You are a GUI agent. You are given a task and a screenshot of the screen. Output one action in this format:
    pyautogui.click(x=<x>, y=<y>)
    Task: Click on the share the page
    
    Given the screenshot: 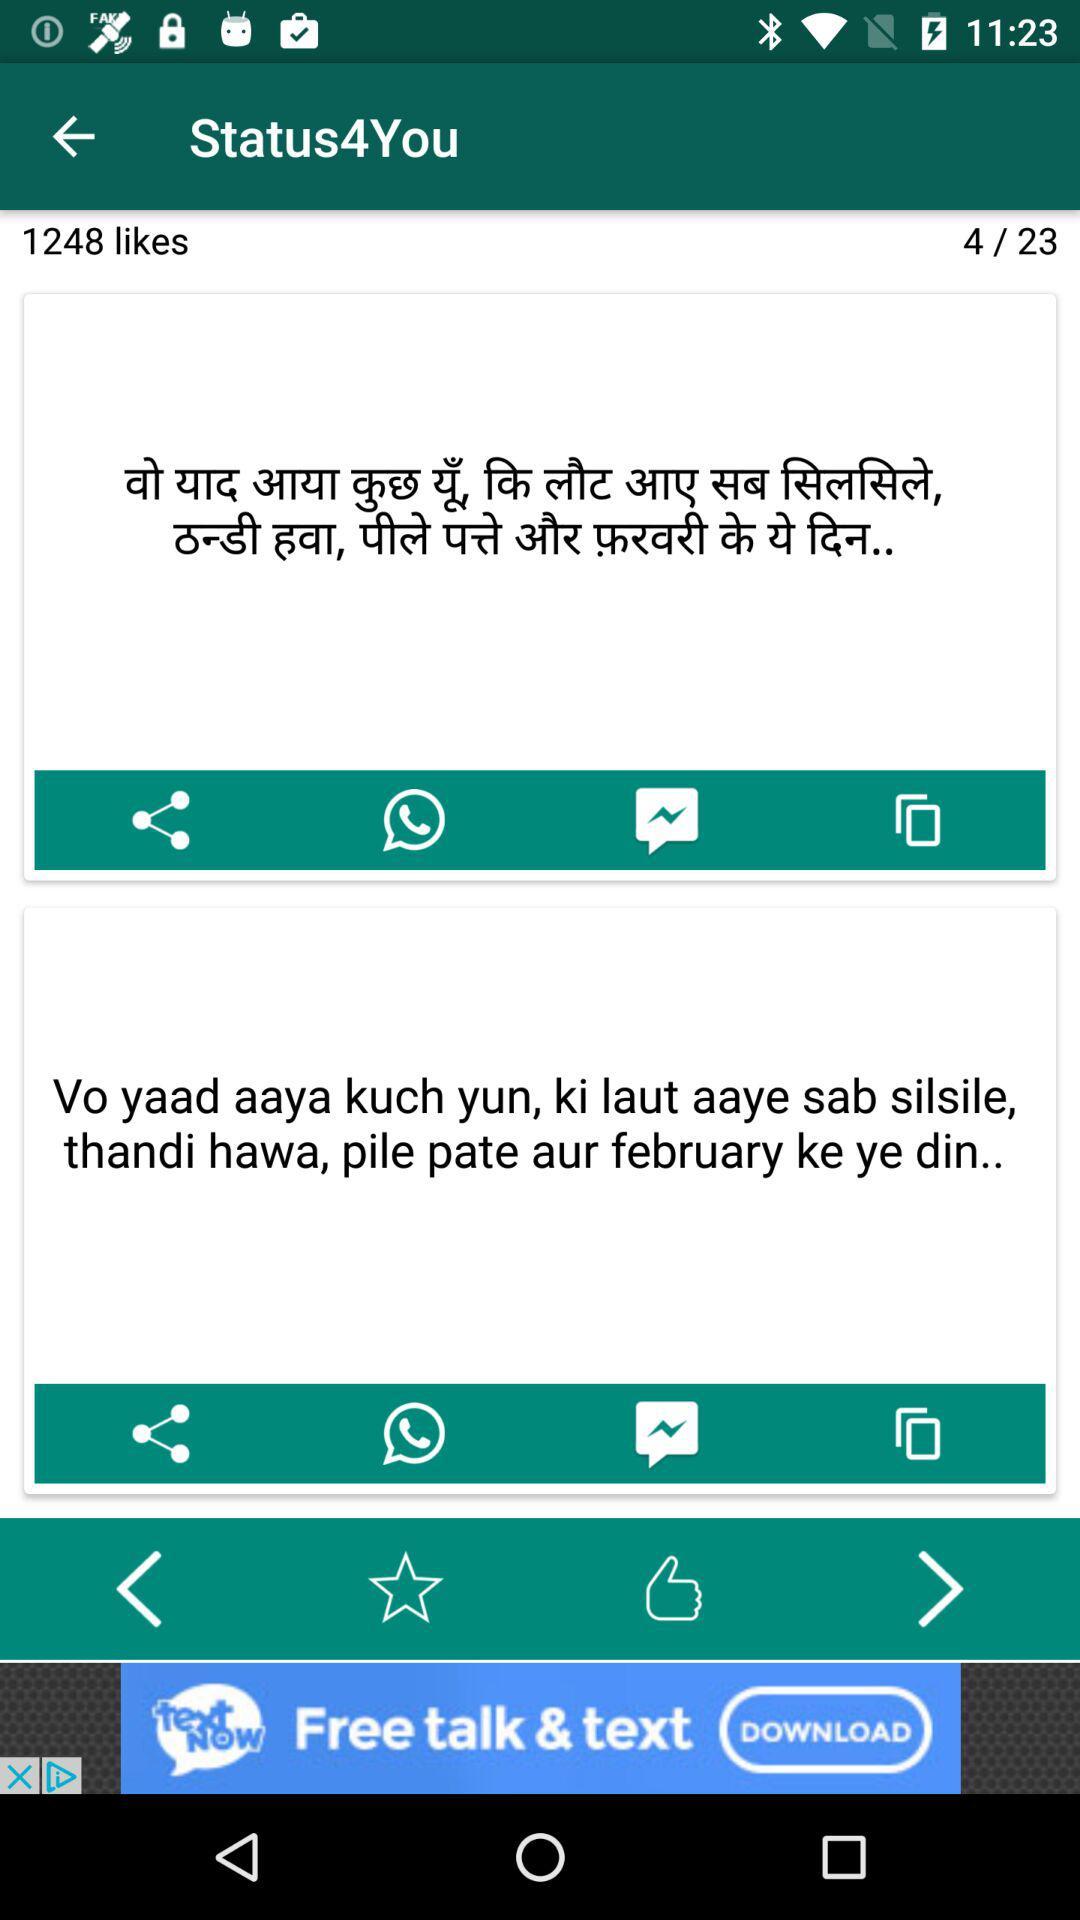 What is the action you would take?
    pyautogui.click(x=159, y=1432)
    